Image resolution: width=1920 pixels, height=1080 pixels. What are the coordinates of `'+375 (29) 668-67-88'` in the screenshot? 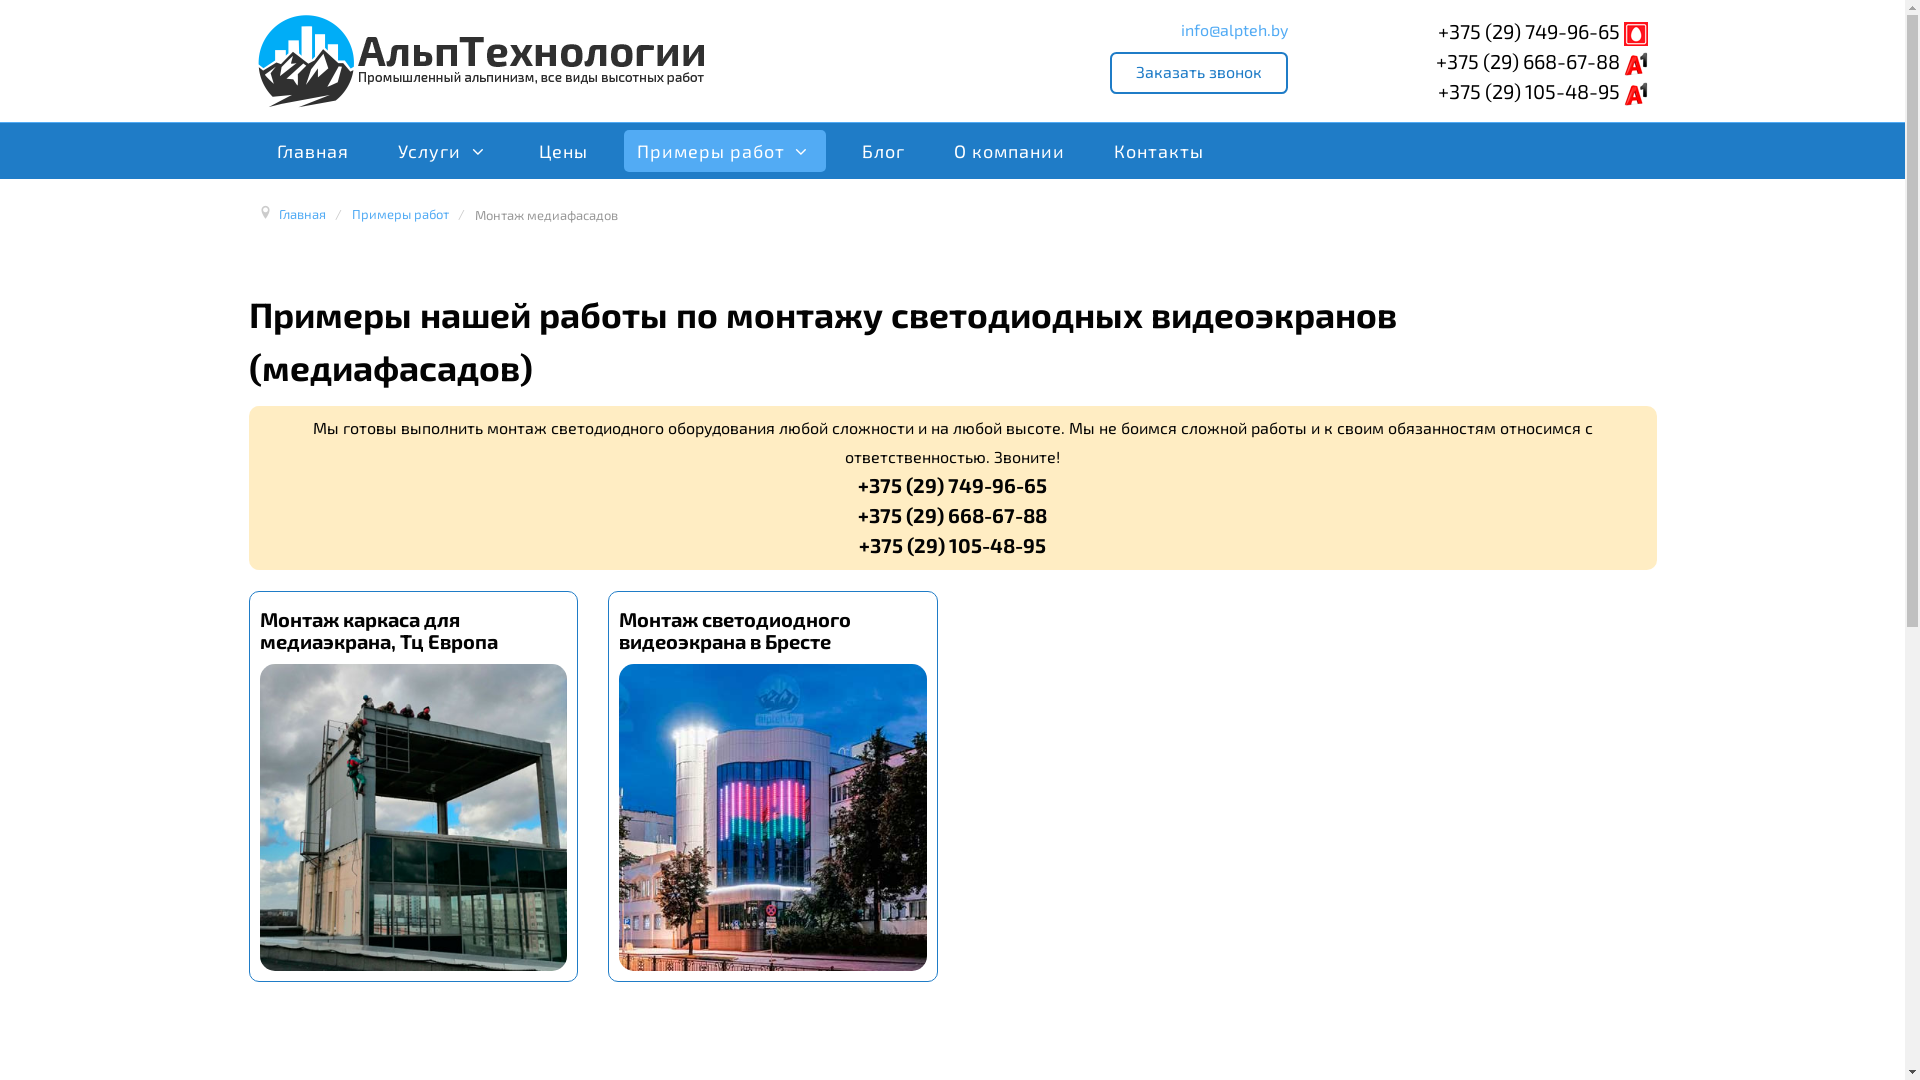 It's located at (1540, 60).